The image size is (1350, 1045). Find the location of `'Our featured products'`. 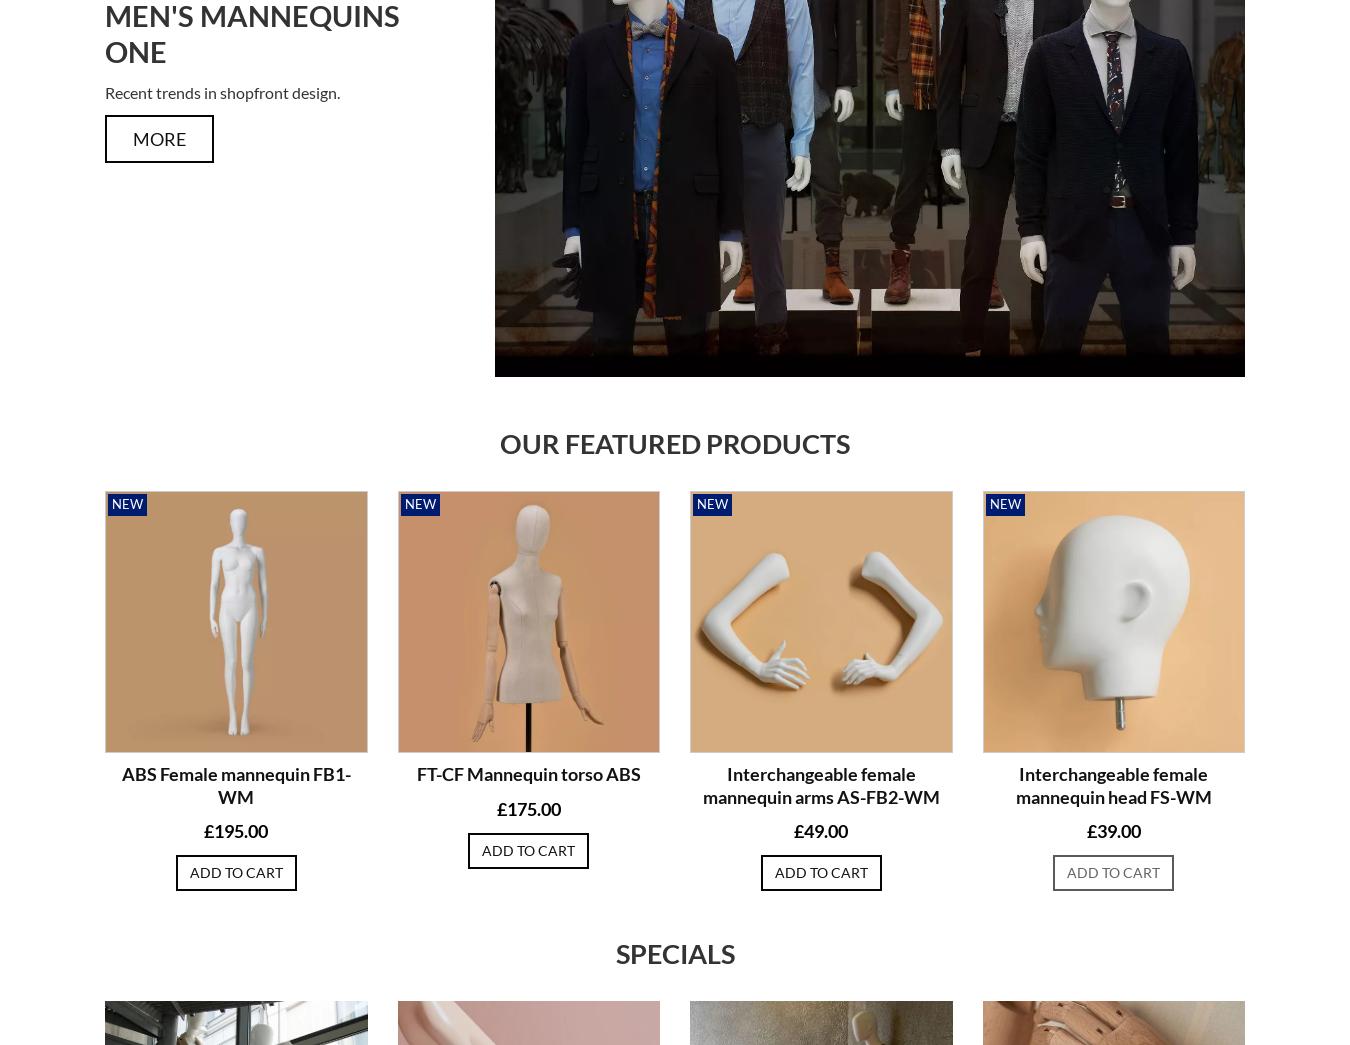

'Our featured products' is located at coordinates (675, 442).